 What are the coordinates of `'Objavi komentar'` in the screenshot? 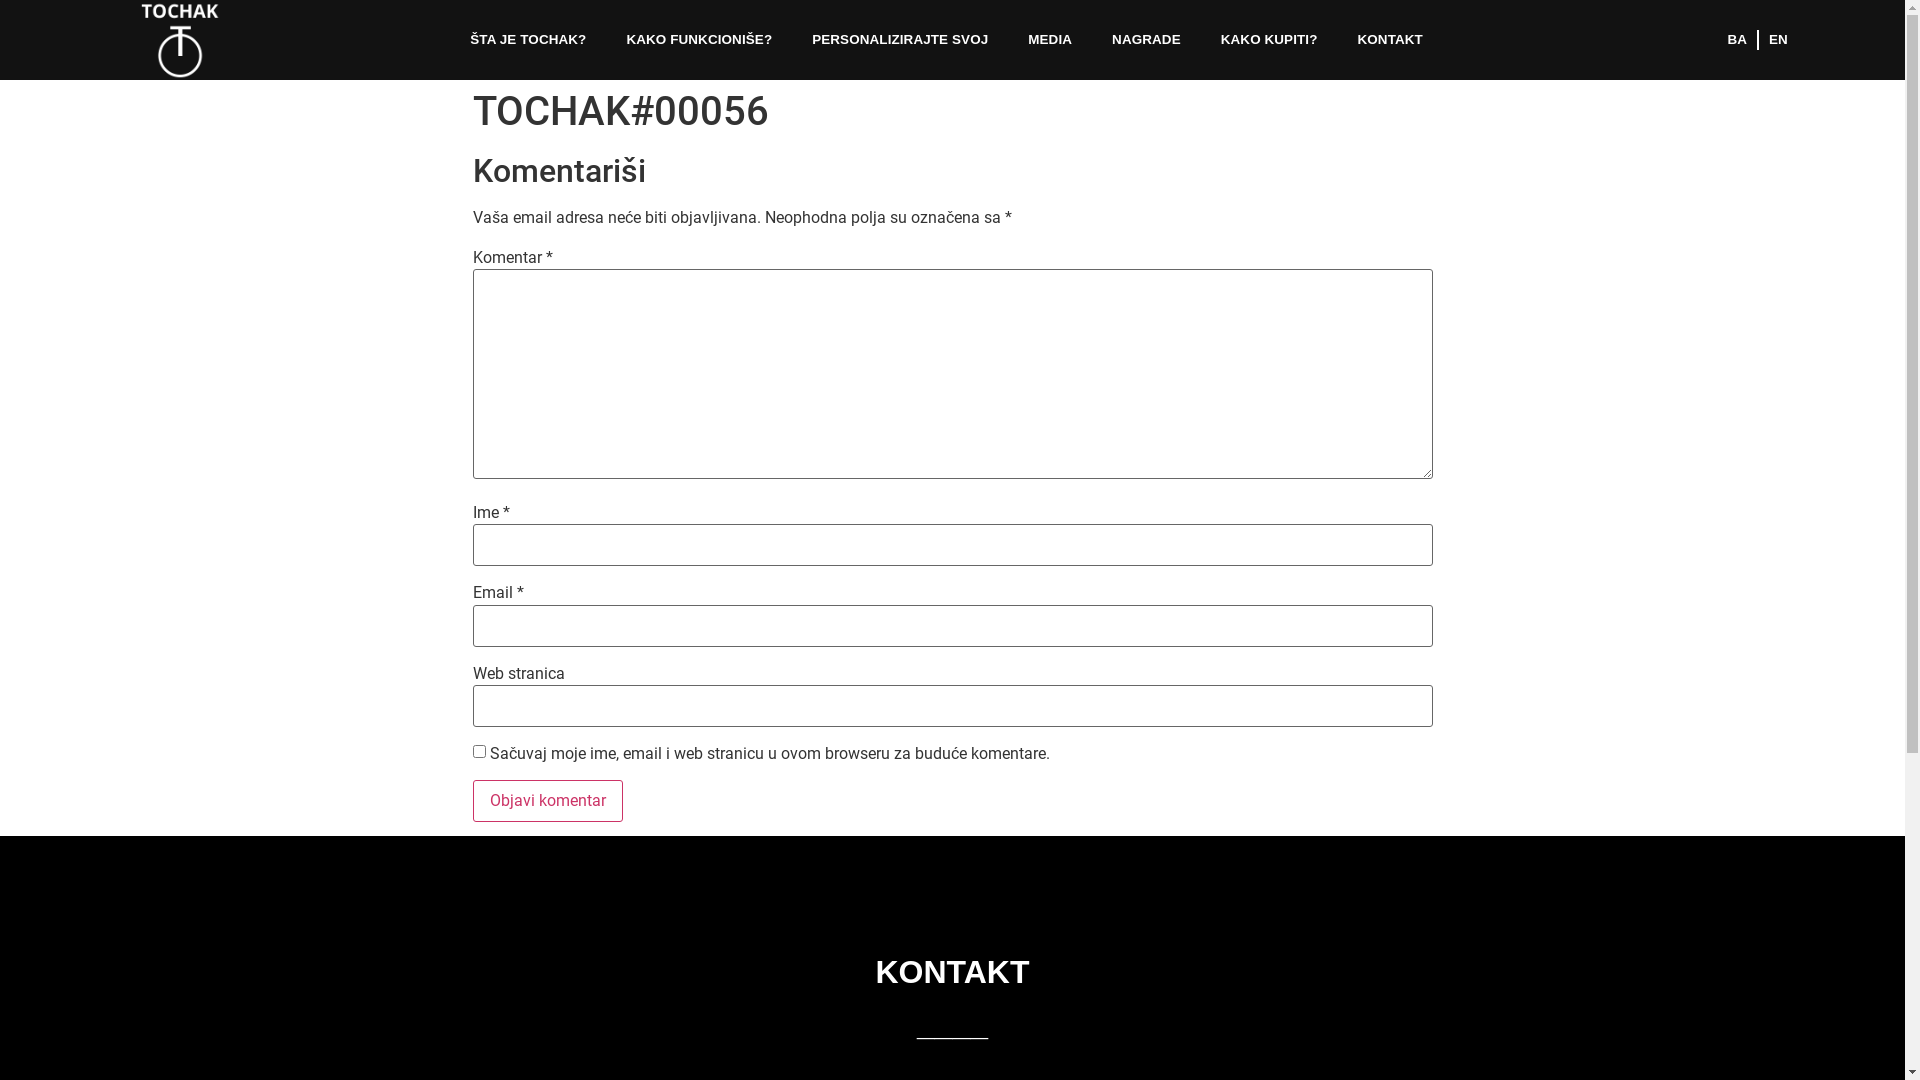 It's located at (470, 800).